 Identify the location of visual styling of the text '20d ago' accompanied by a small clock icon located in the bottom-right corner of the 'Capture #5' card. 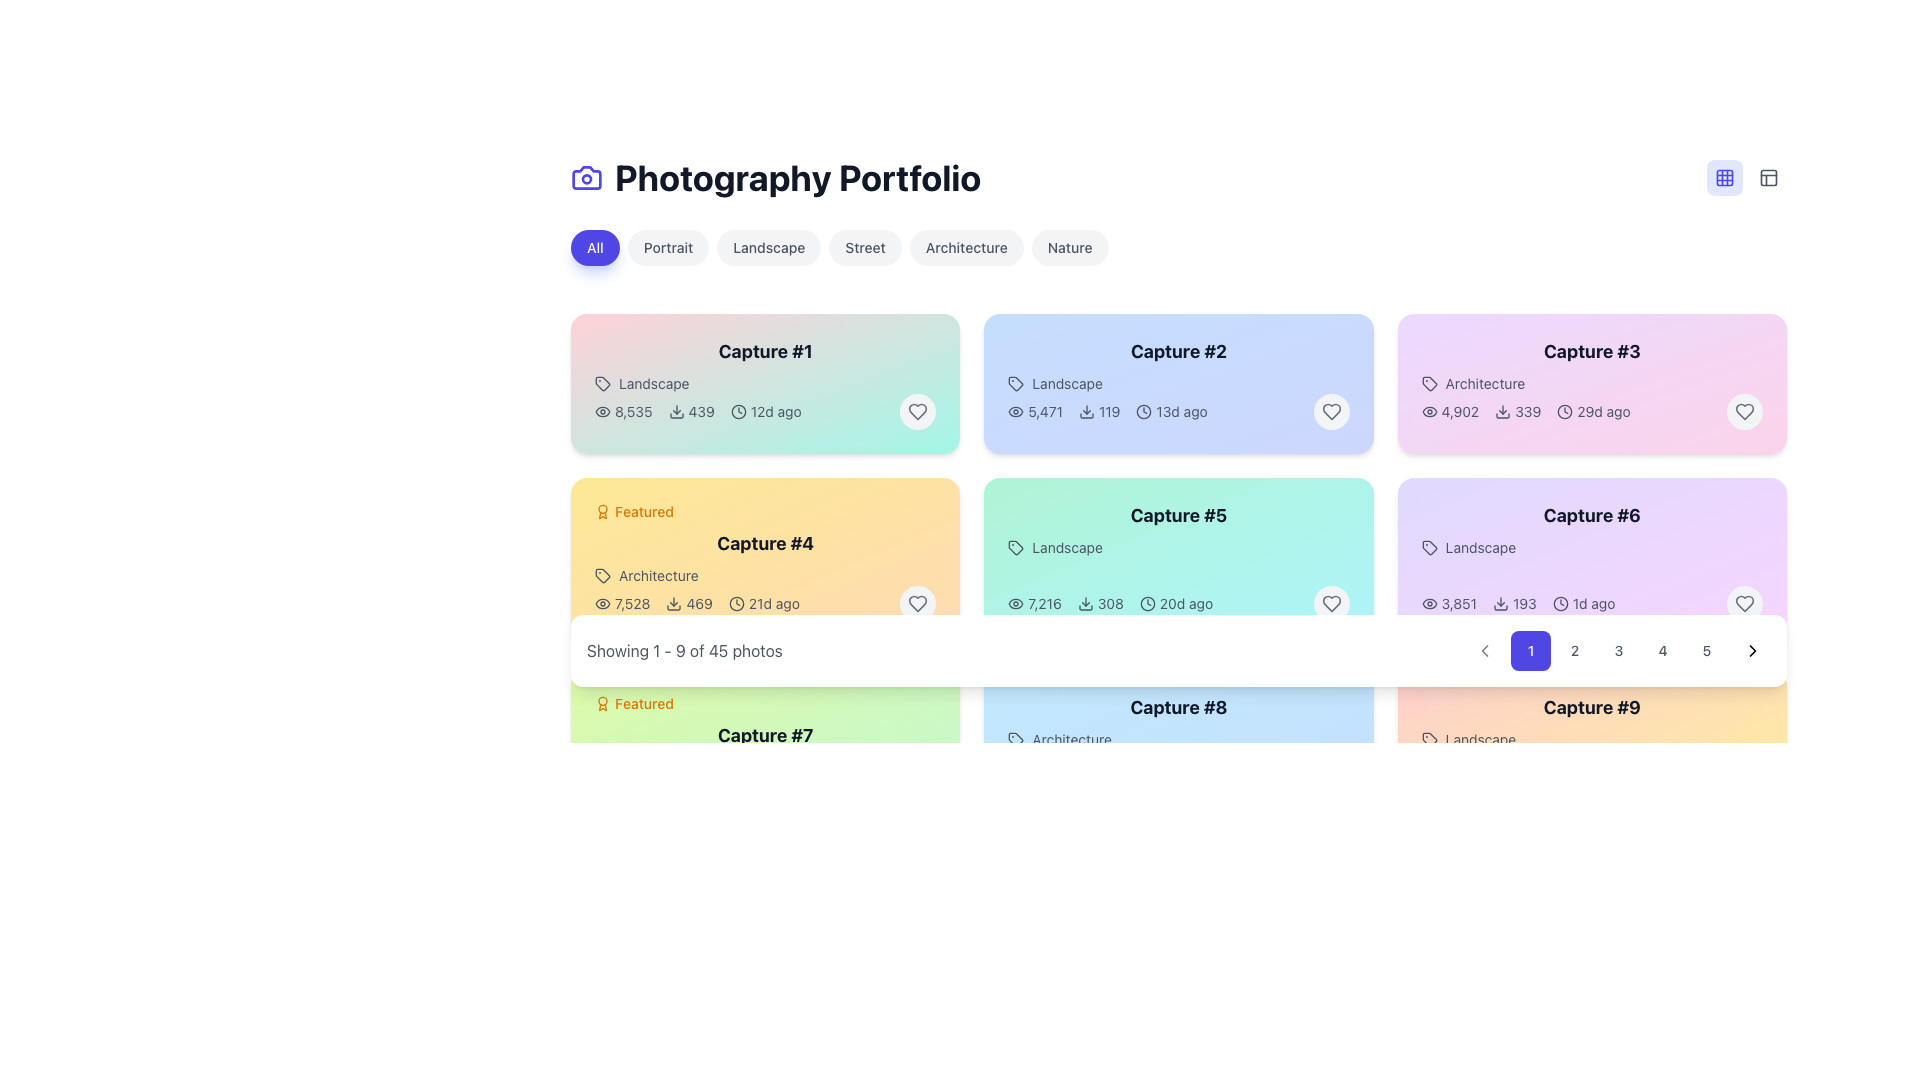
(1176, 603).